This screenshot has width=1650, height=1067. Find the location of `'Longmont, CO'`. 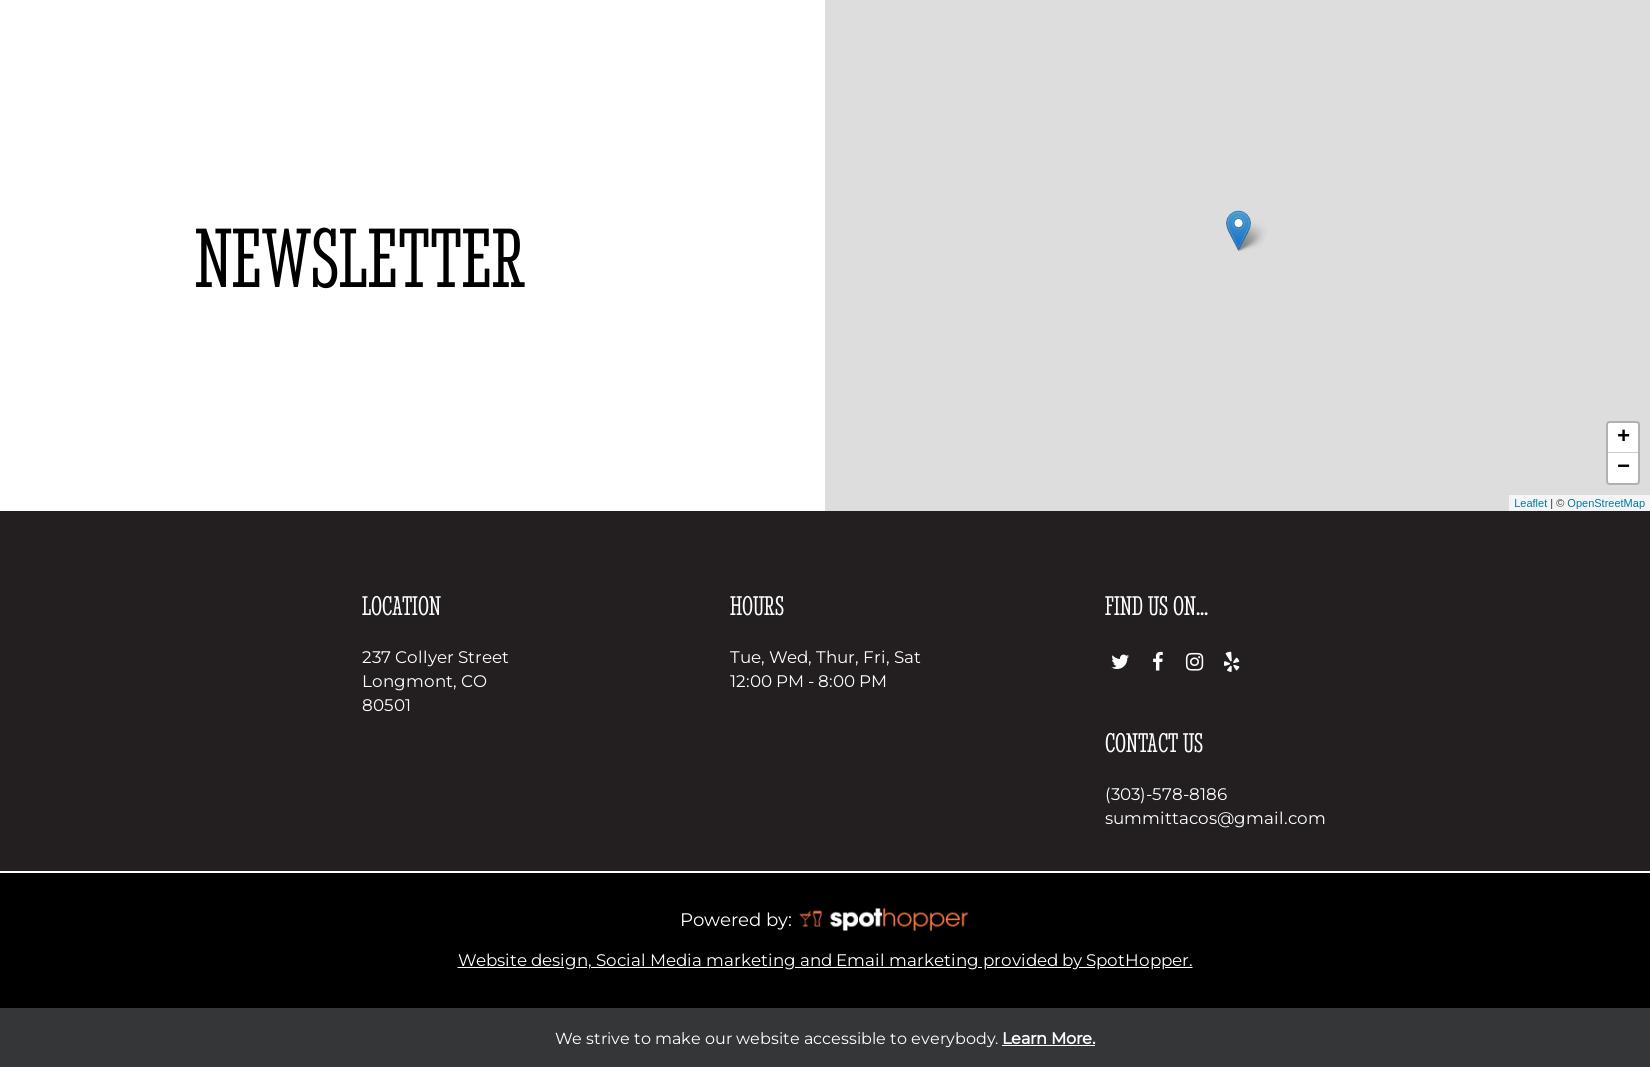

'Longmont, CO' is located at coordinates (422, 679).